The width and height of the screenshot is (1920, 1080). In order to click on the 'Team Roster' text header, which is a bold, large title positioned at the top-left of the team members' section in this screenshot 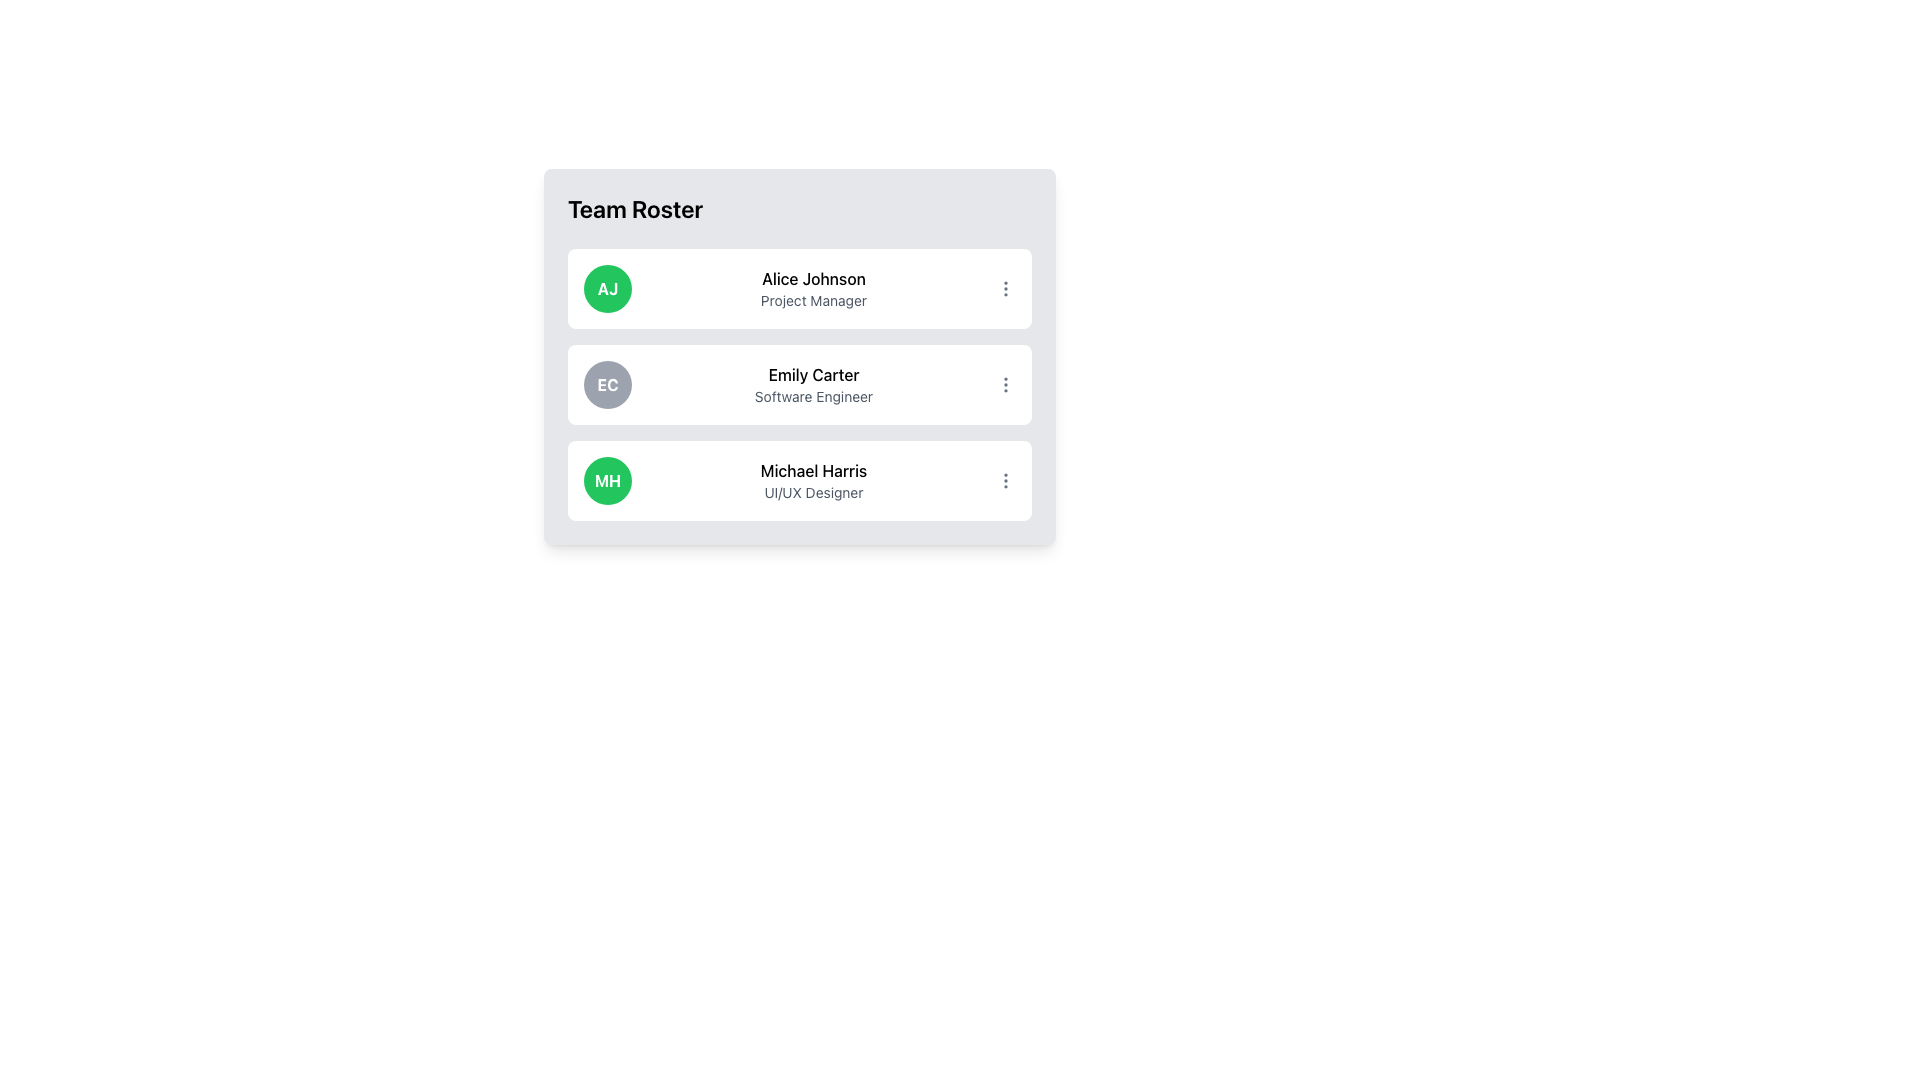, I will do `click(634, 208)`.